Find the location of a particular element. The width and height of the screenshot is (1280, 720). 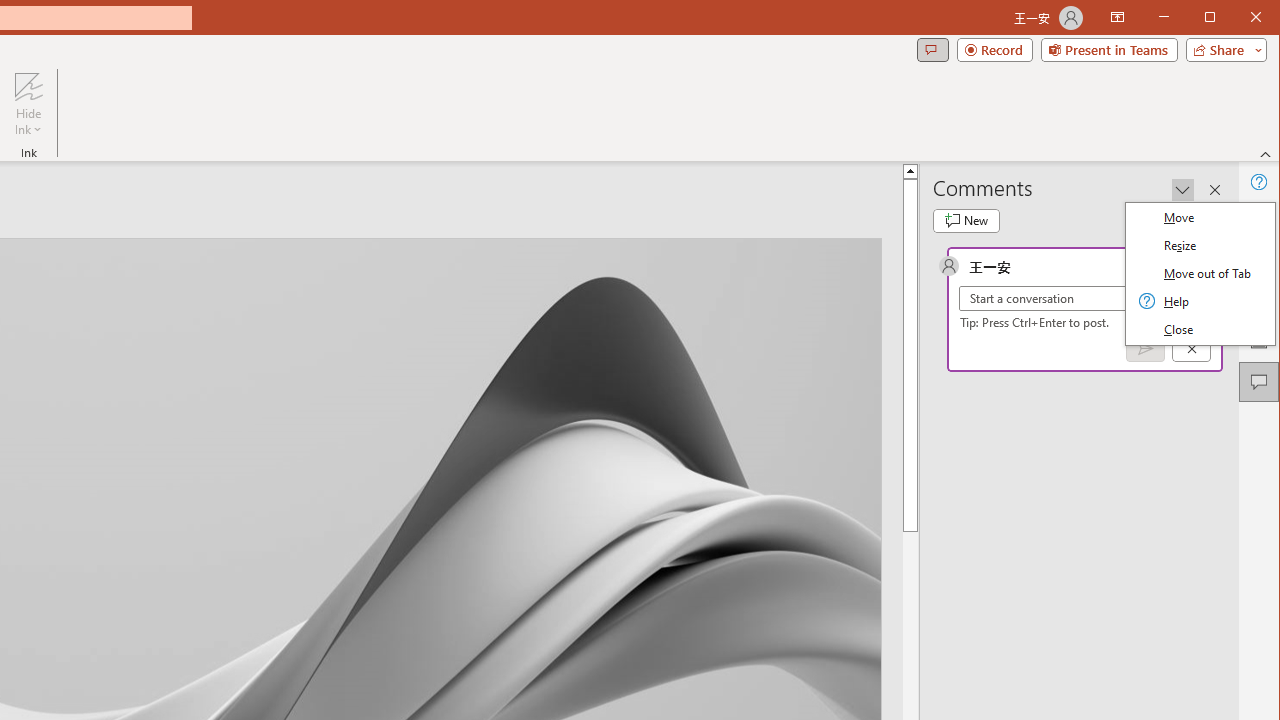

'Present in Teams' is located at coordinates (1108, 49).